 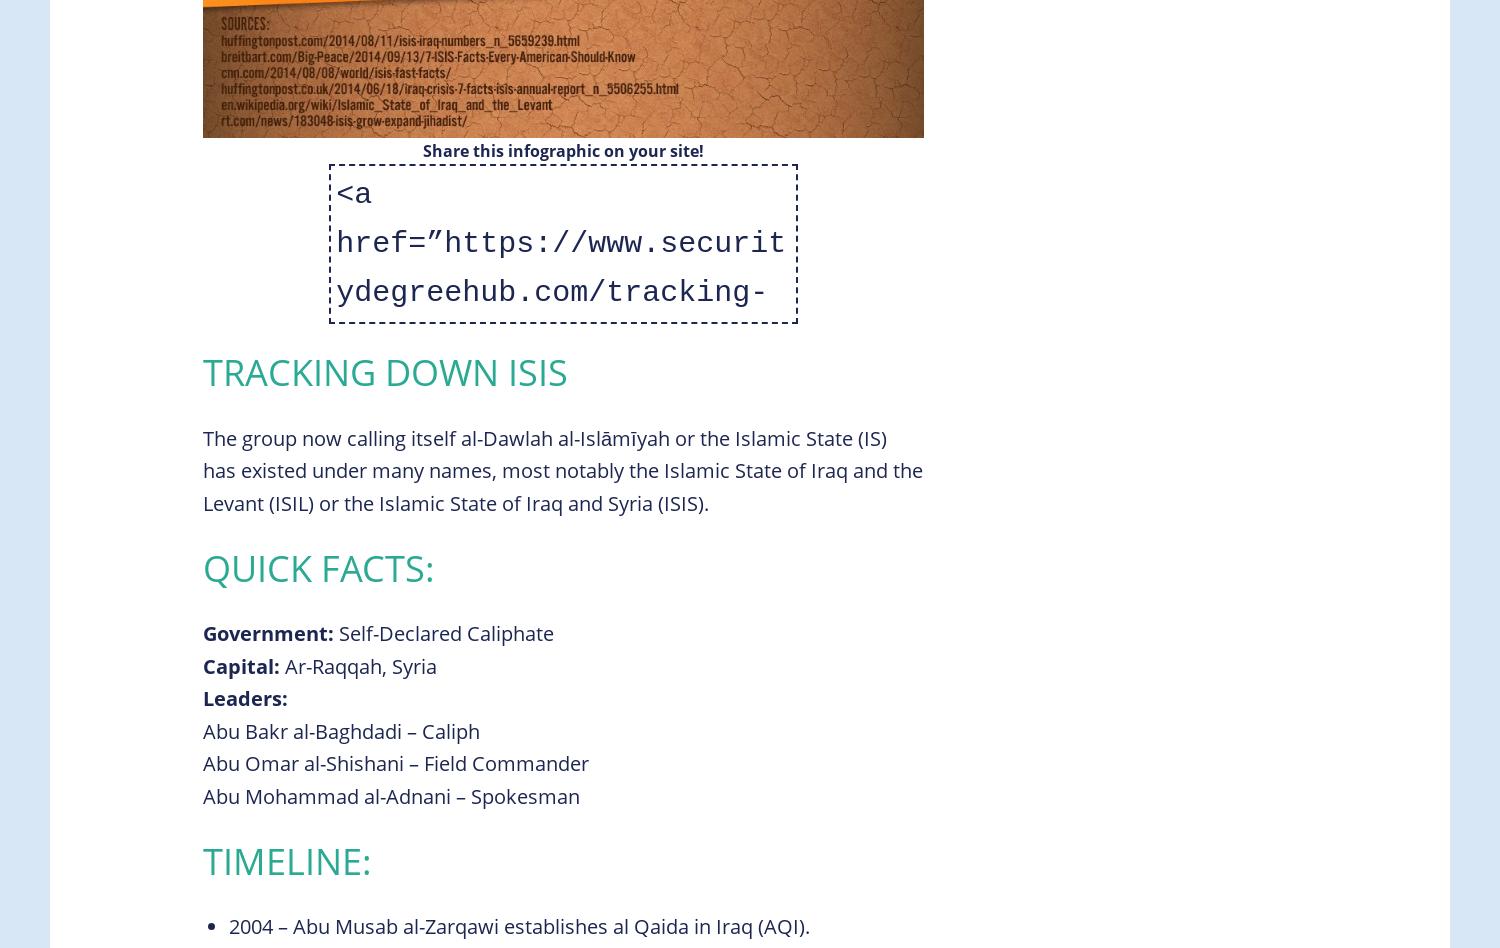 What do you see at coordinates (318, 568) in the screenshot?
I see `'Quick Facts:'` at bounding box center [318, 568].